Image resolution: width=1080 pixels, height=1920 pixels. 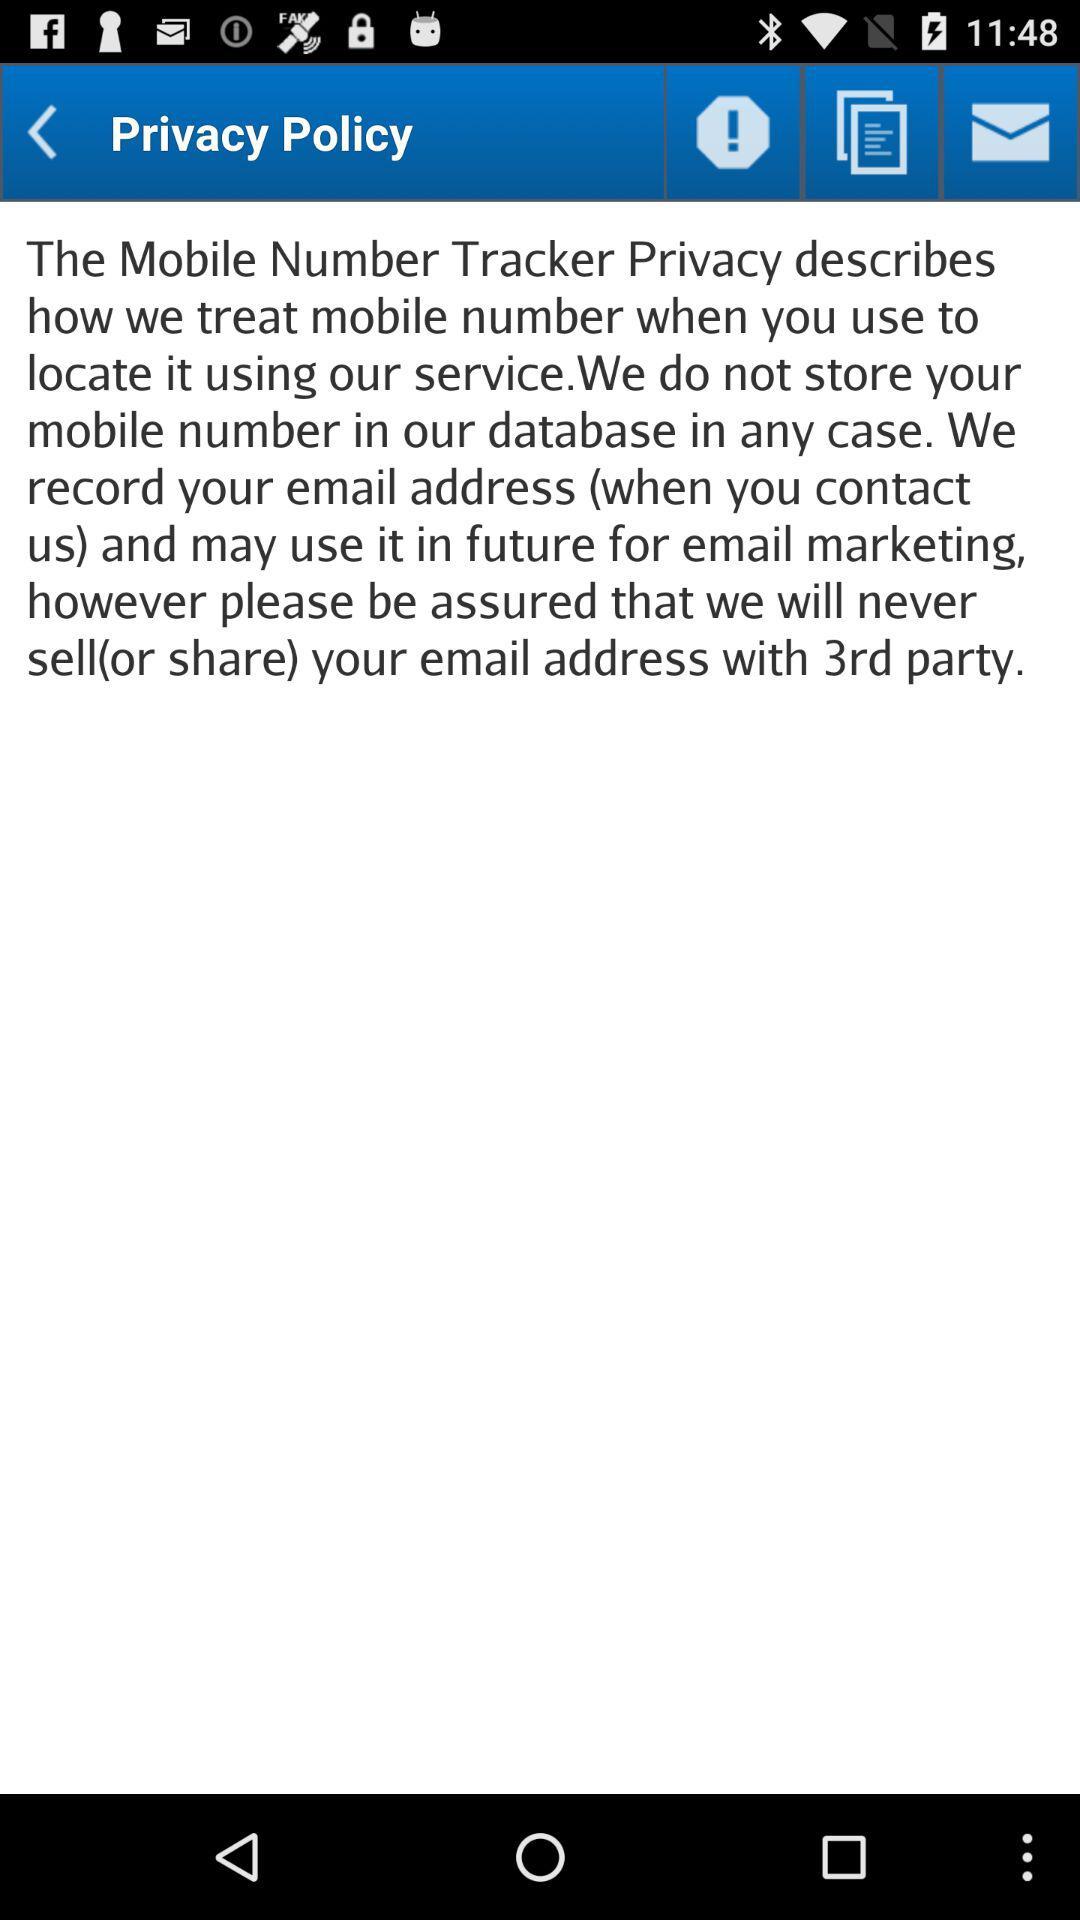 I want to click on the item above the the mobile number item, so click(x=1010, y=131).